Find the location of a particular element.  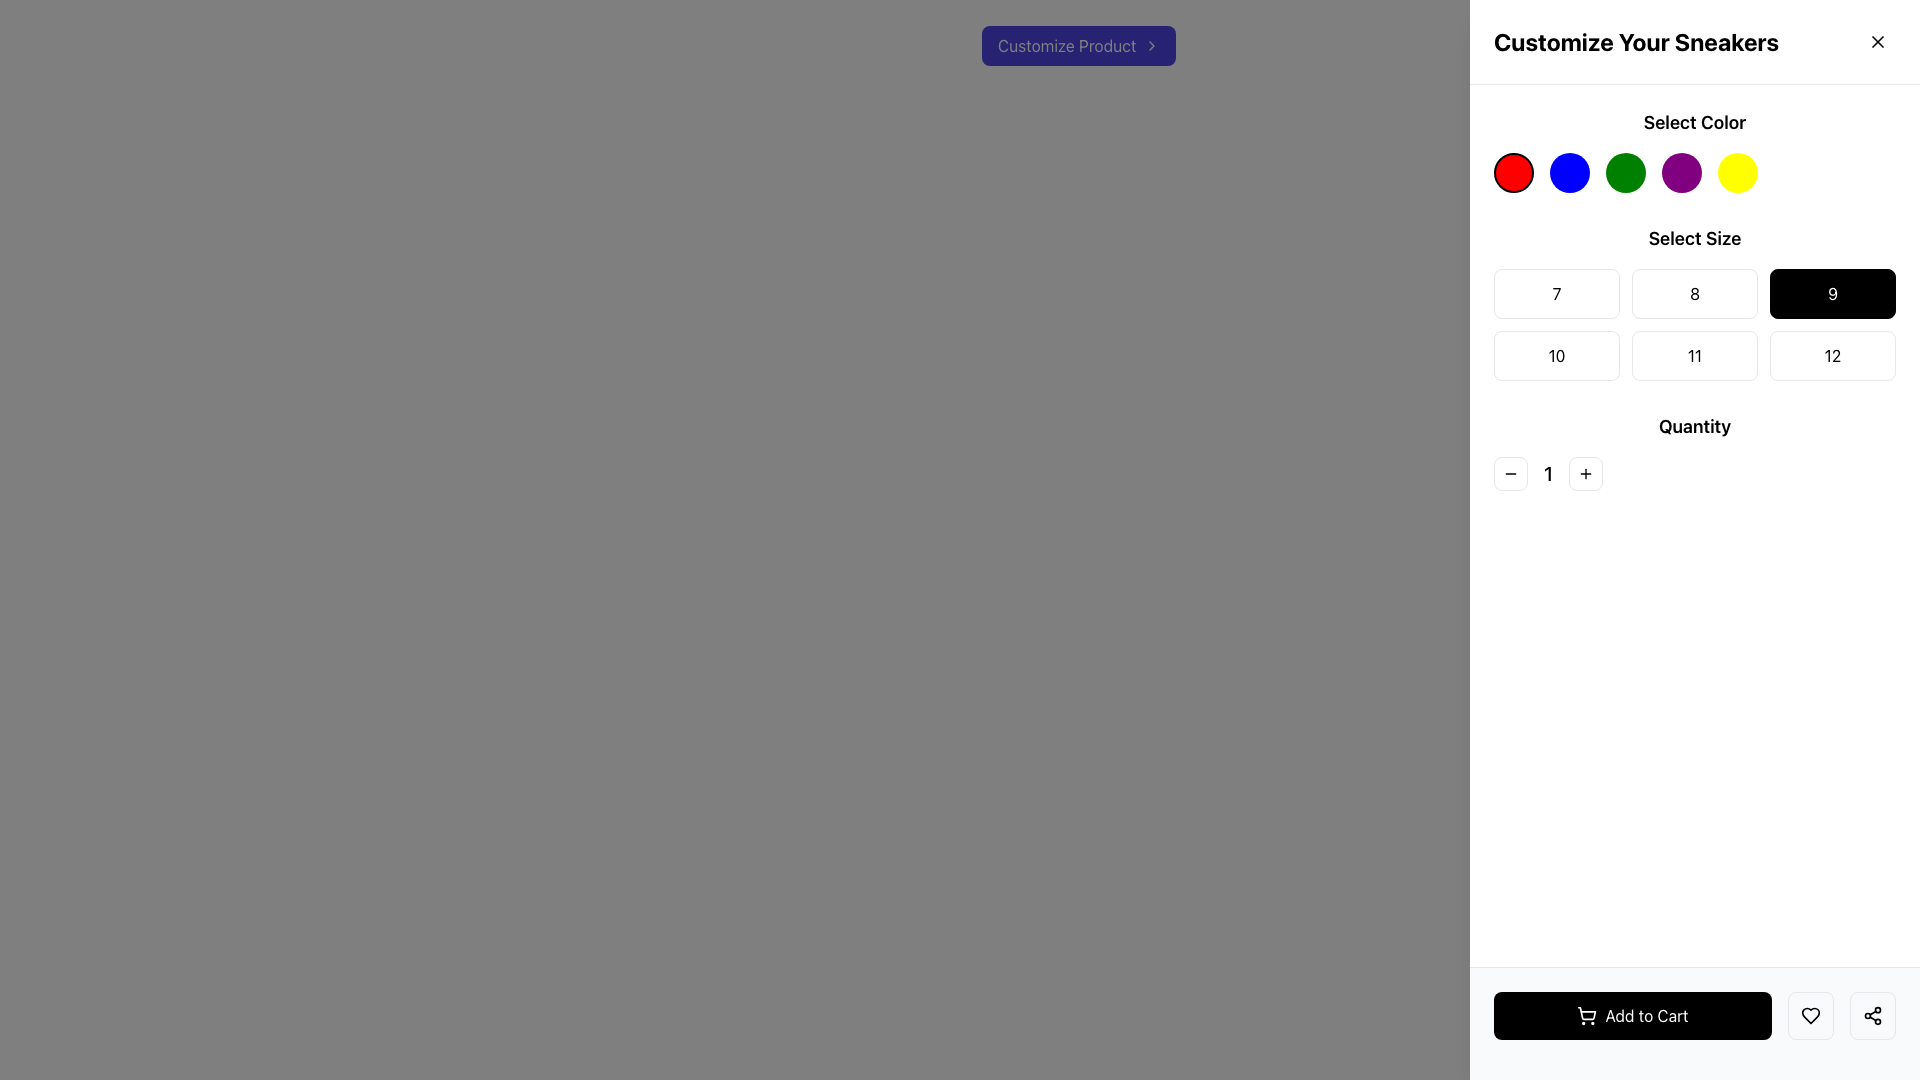

the color swatch selector located on the right-side panel, directly below the 'Select Color' text is located at coordinates (1693, 149).